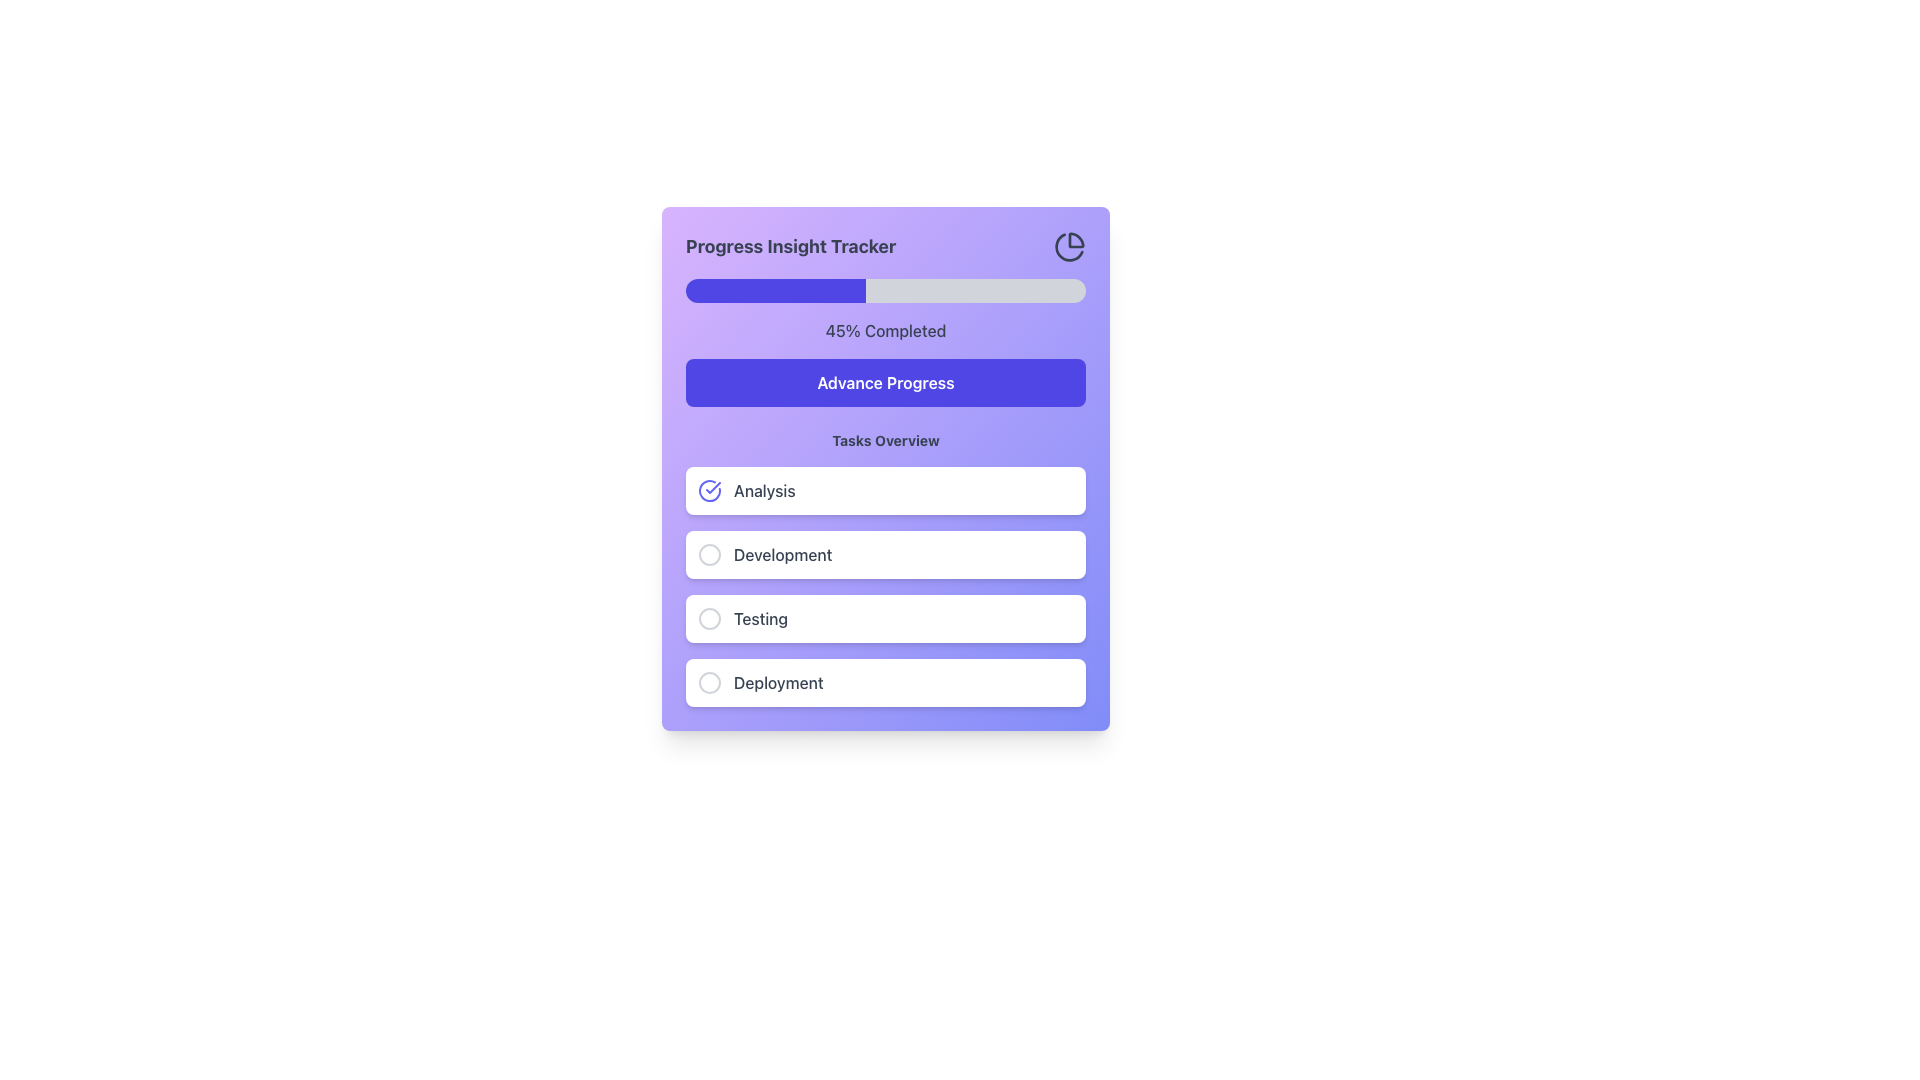  Describe the element at coordinates (760, 617) in the screenshot. I see `the text label displaying the word 'Testing', which is the third item in a vertical list of tasks, contained within a white rectangular card` at that location.